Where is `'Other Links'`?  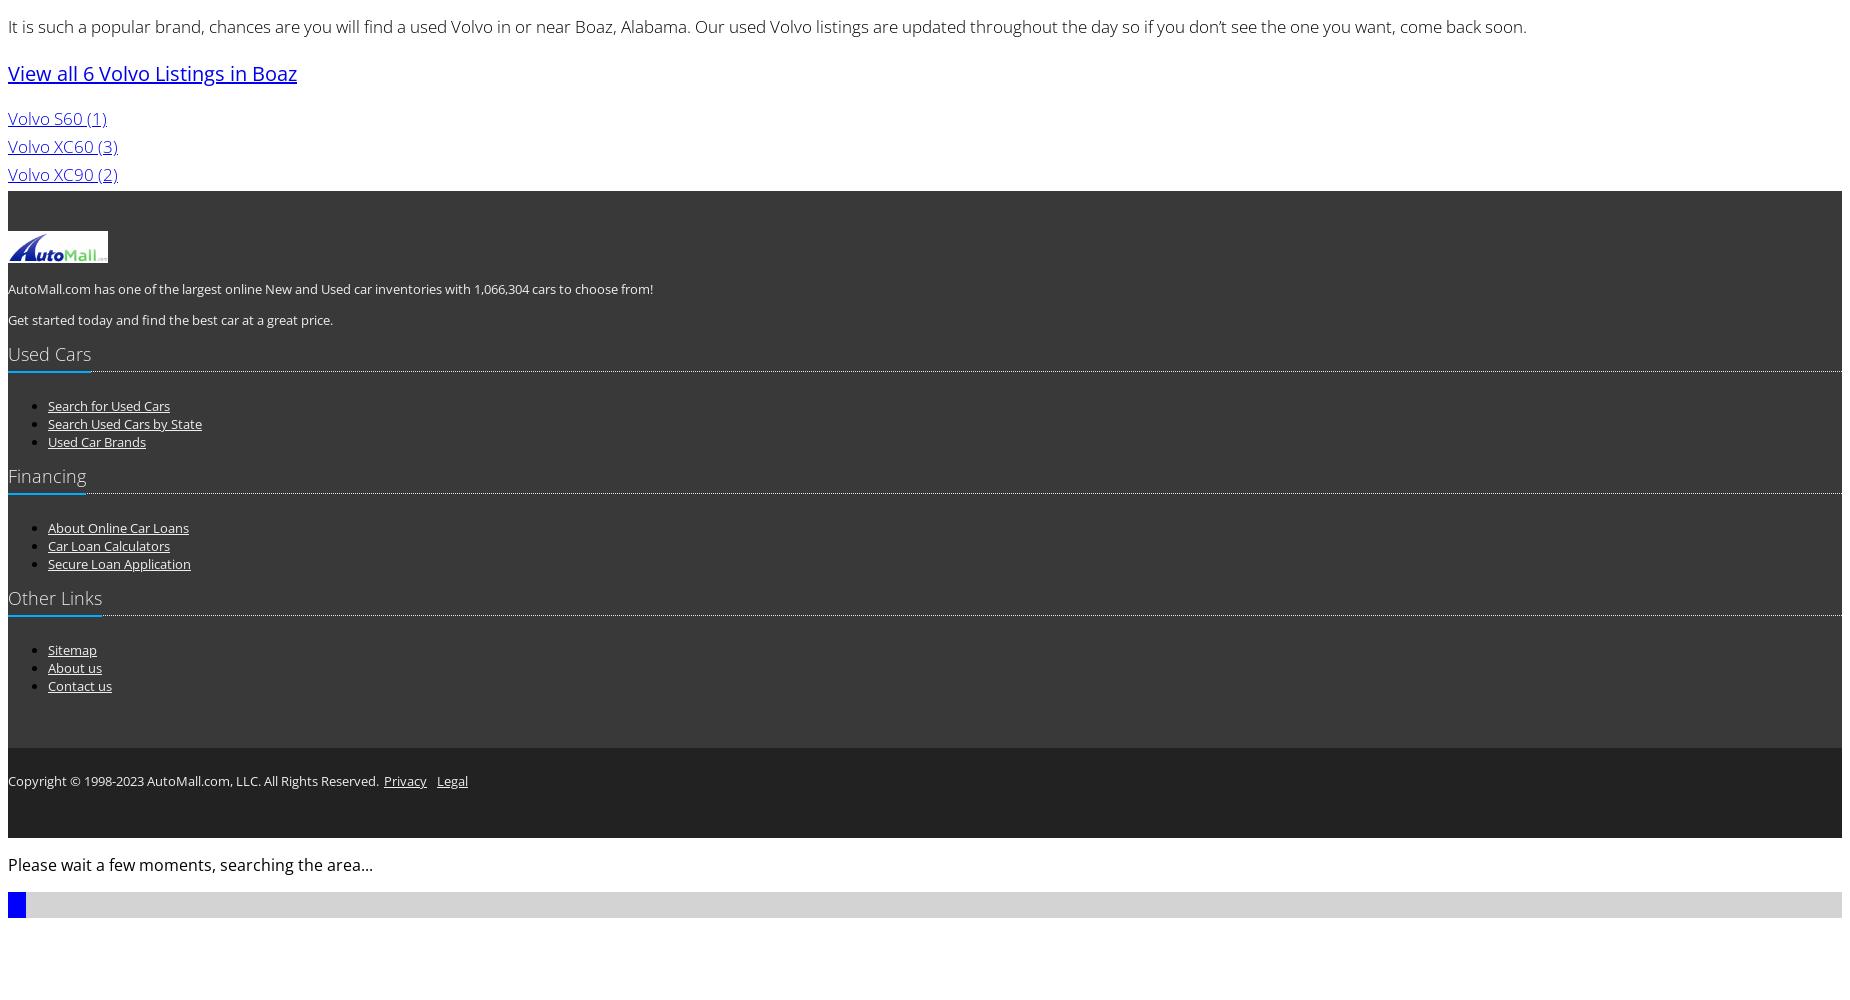
'Other Links' is located at coordinates (6, 597).